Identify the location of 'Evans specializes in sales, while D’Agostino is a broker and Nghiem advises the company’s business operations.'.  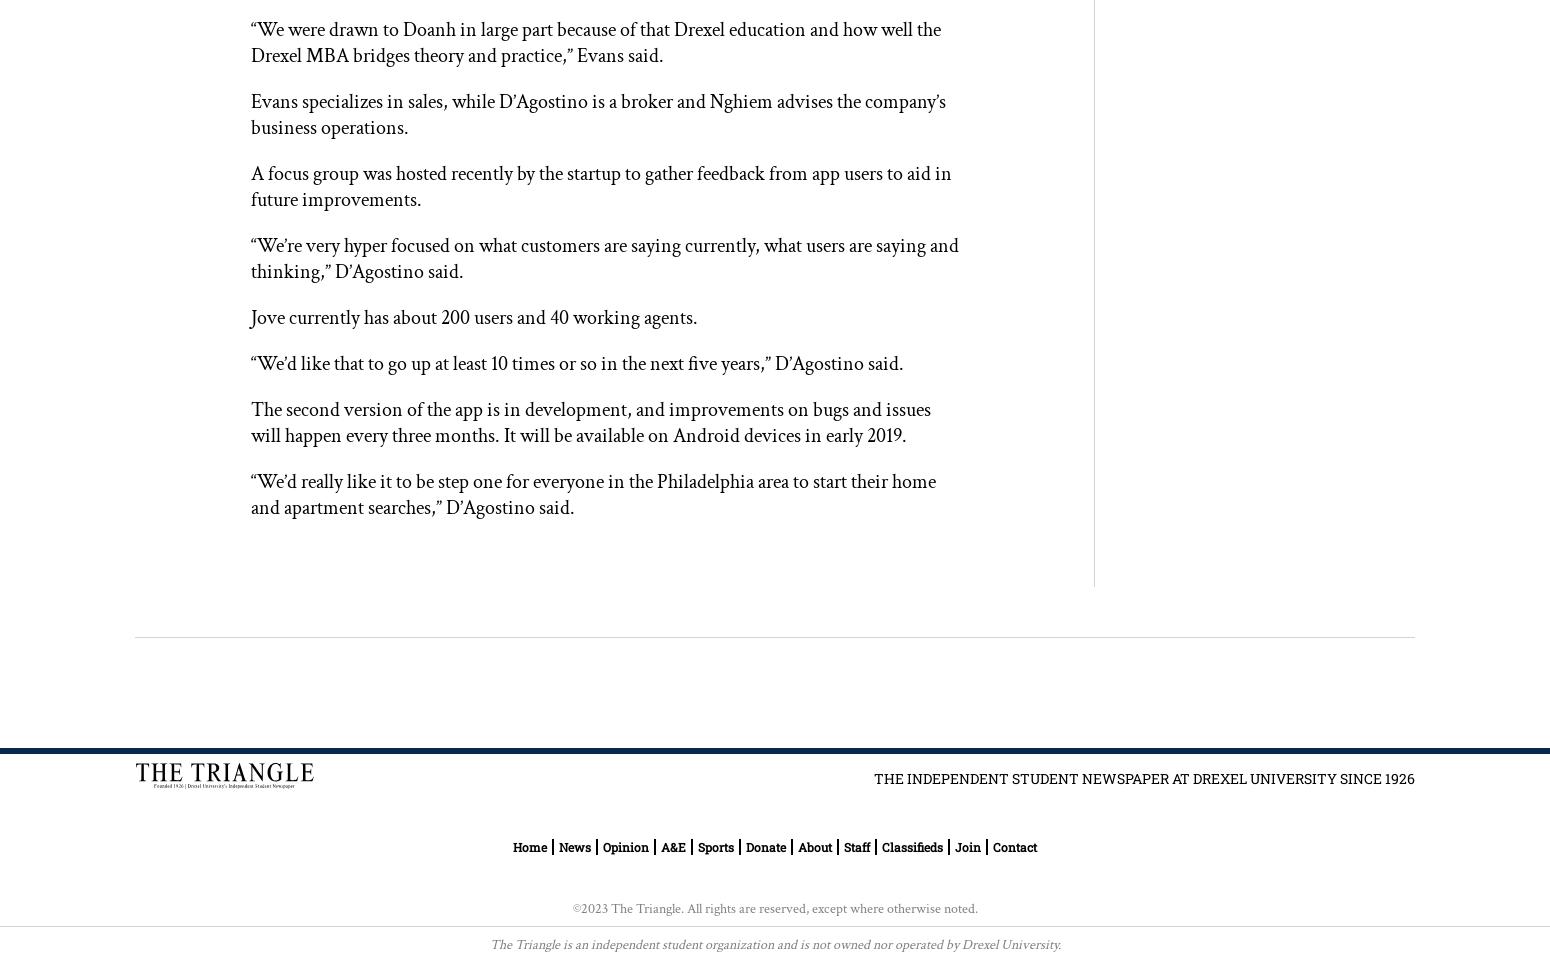
(597, 113).